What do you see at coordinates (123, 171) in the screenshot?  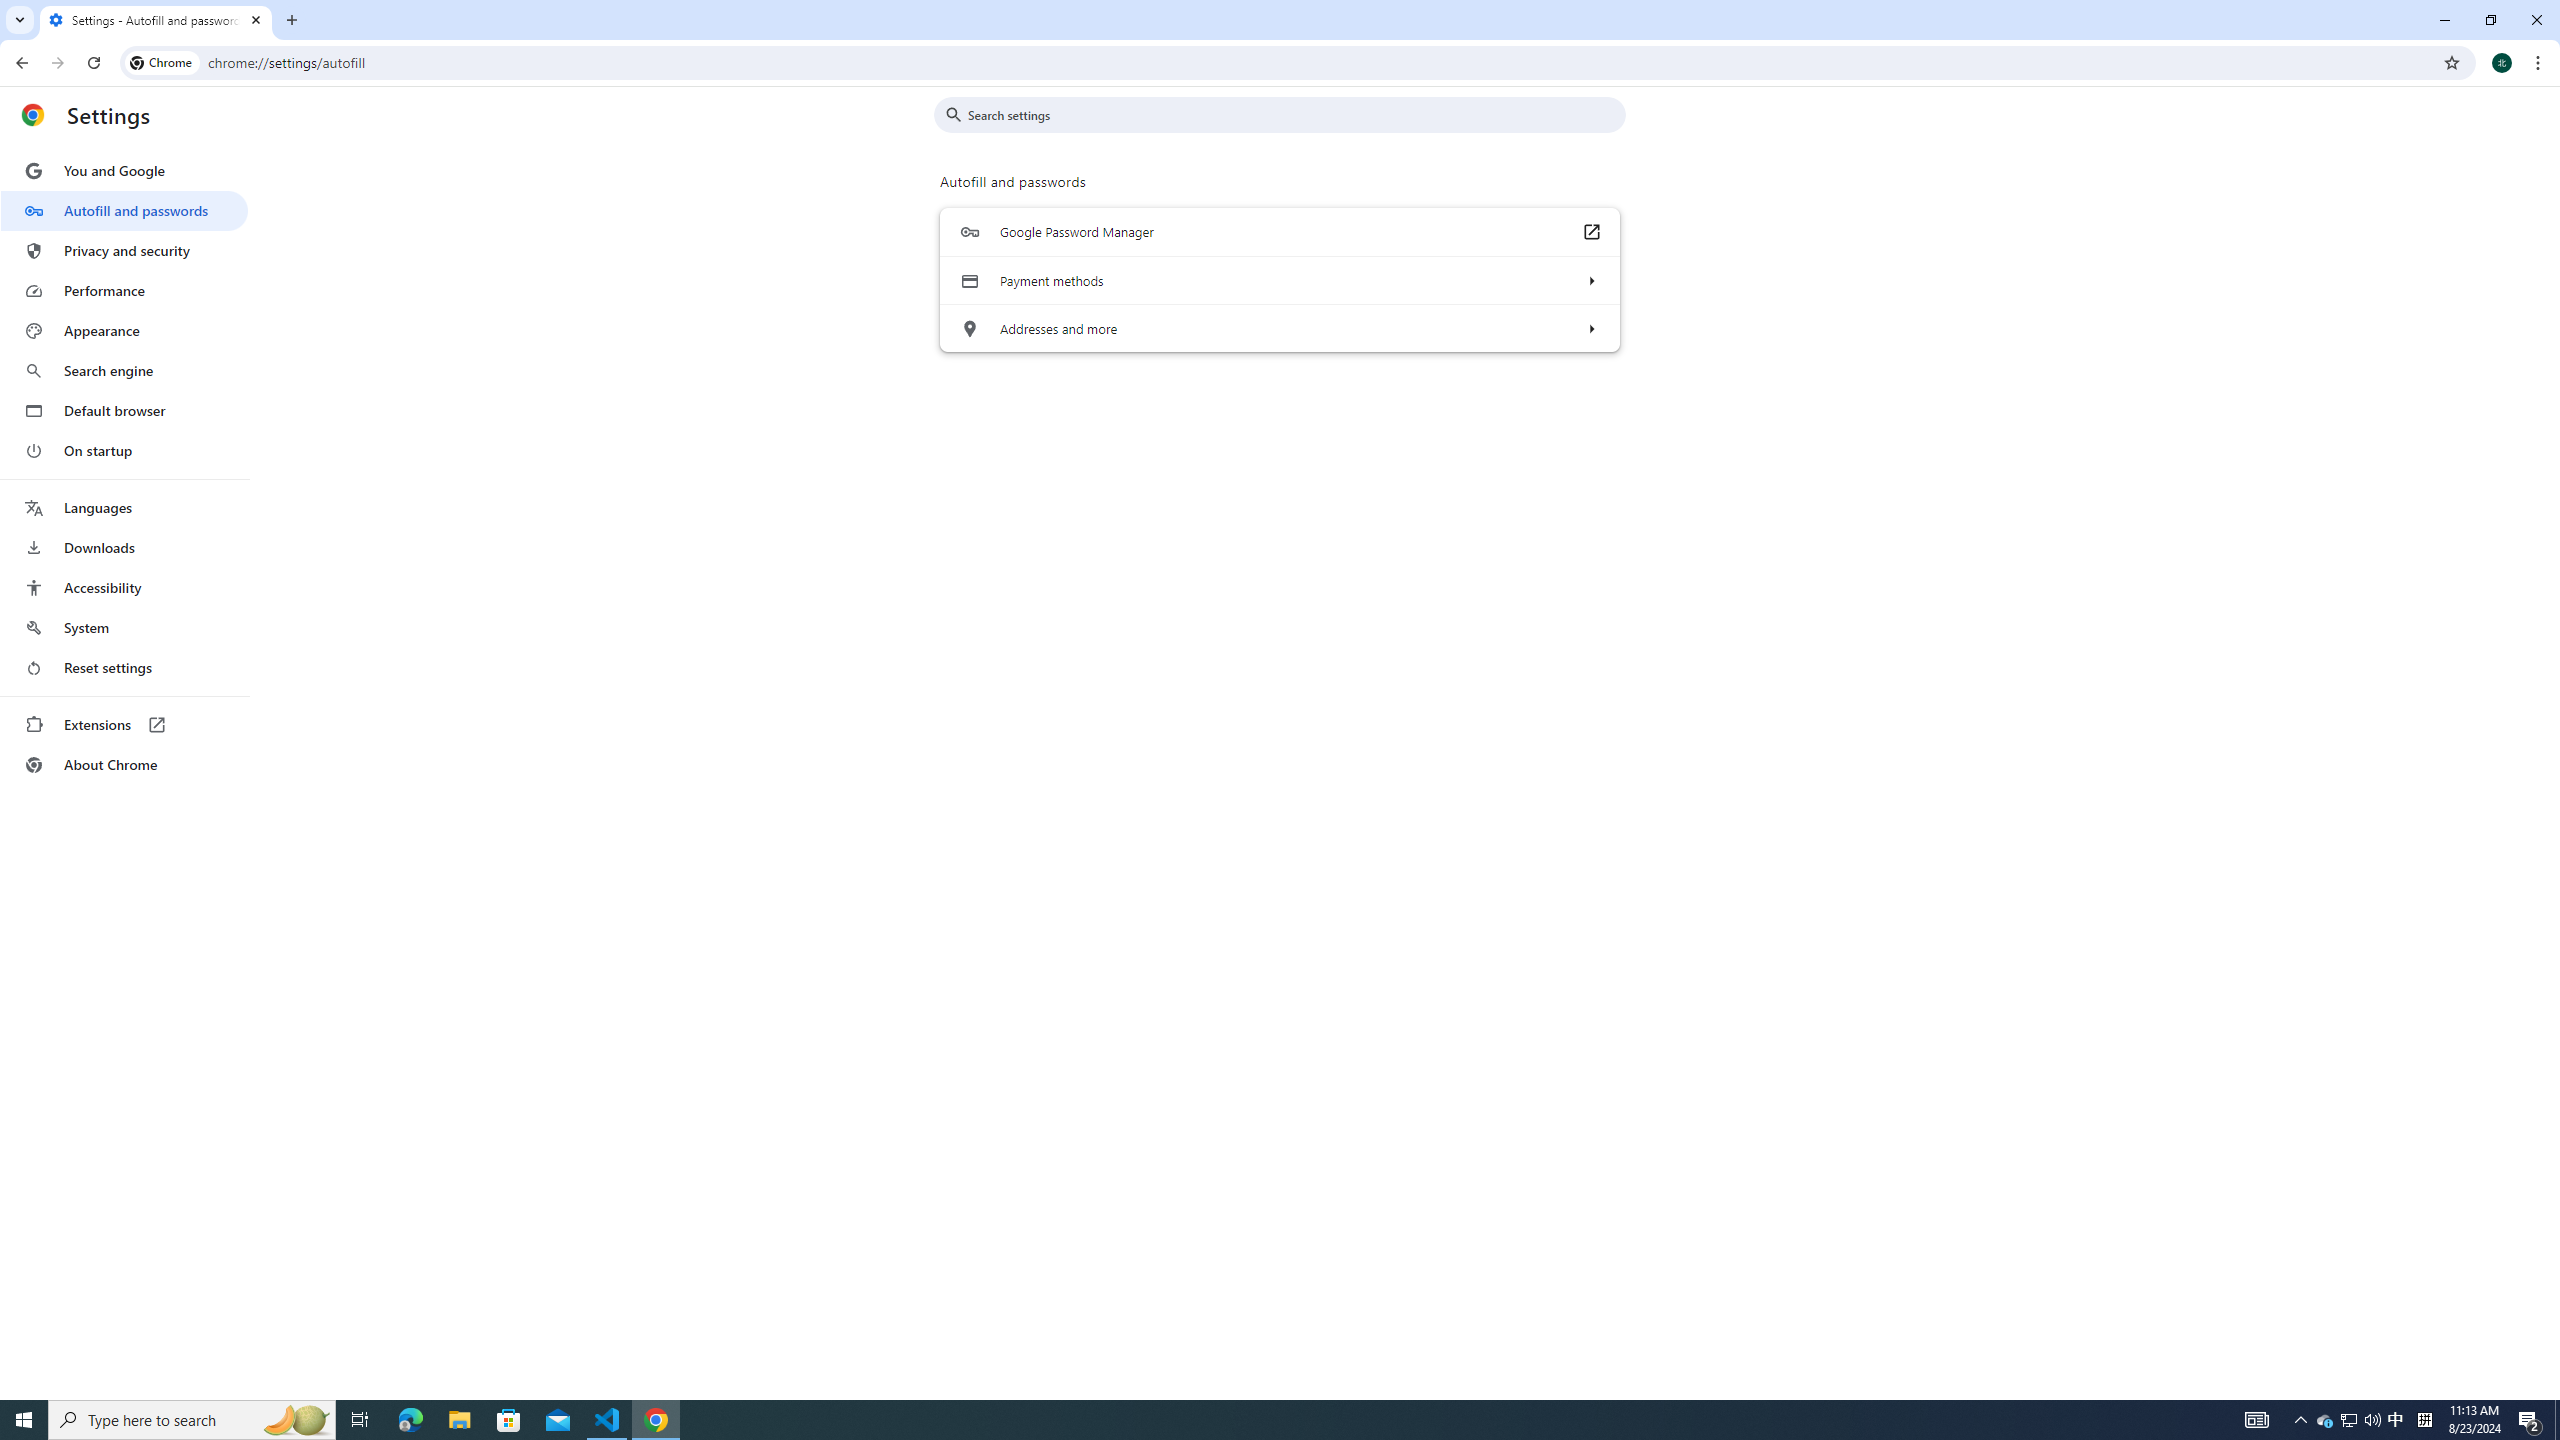 I see `'You and Google'` at bounding box center [123, 171].